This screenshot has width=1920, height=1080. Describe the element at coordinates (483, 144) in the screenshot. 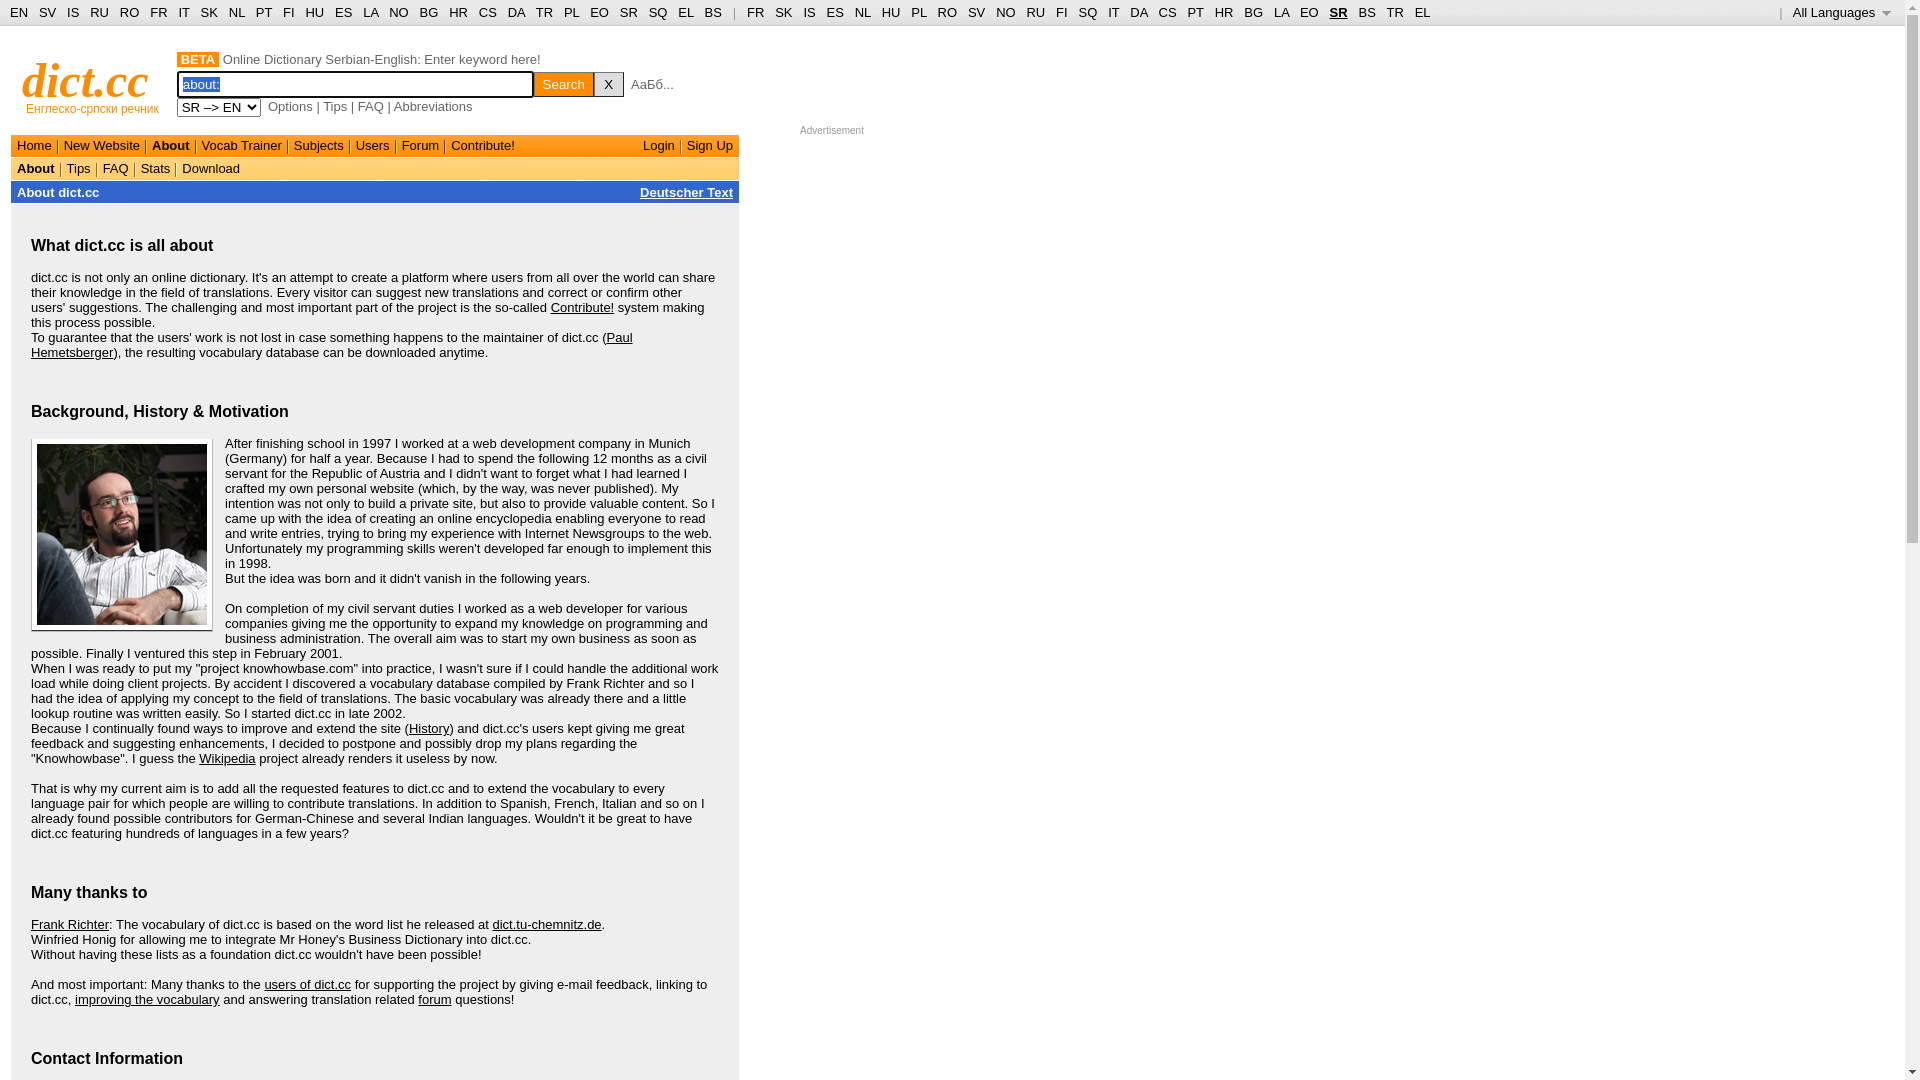

I see `'Contribute!'` at that location.